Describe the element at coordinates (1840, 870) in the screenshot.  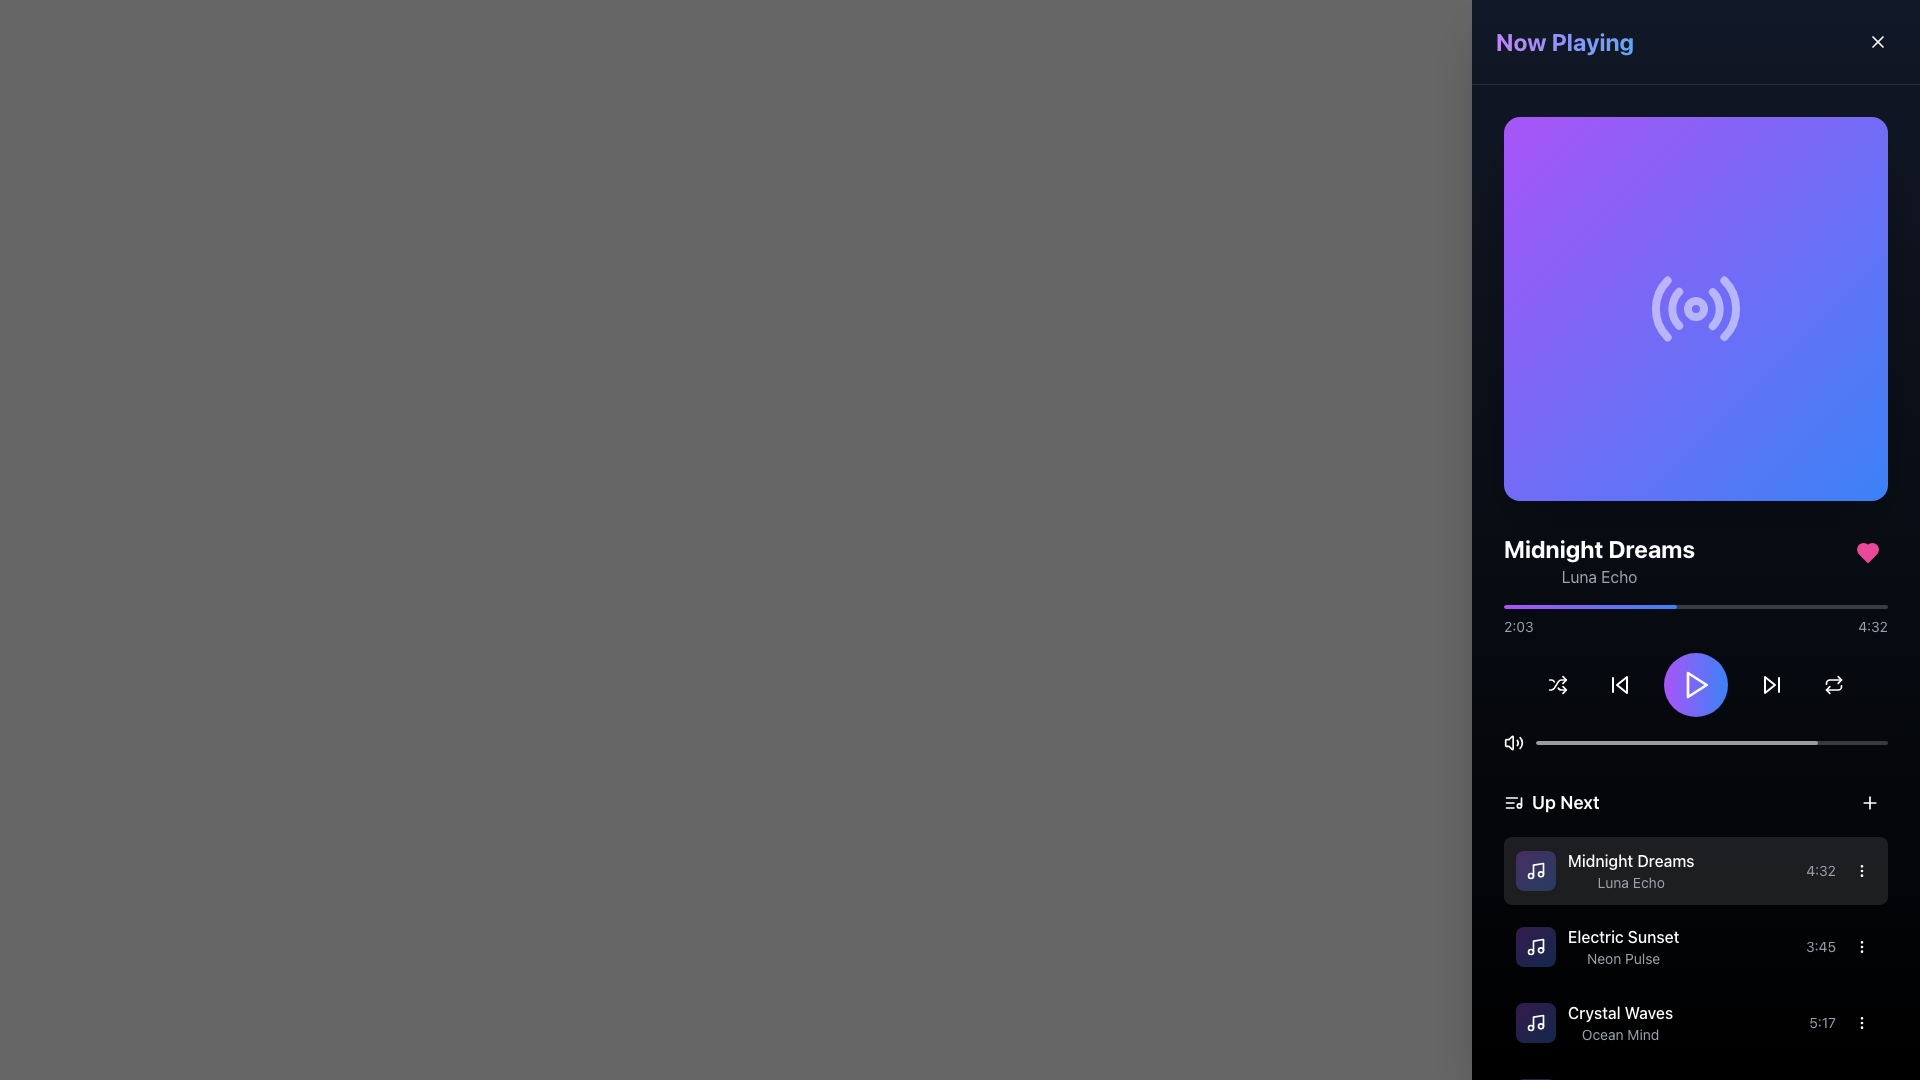
I see `the Text label displaying '4:32', which is located to the right of the song title 'Midnight Dreams' by 'Luna Echo' and to the immediate left of a vertical ellipsis icon` at that location.